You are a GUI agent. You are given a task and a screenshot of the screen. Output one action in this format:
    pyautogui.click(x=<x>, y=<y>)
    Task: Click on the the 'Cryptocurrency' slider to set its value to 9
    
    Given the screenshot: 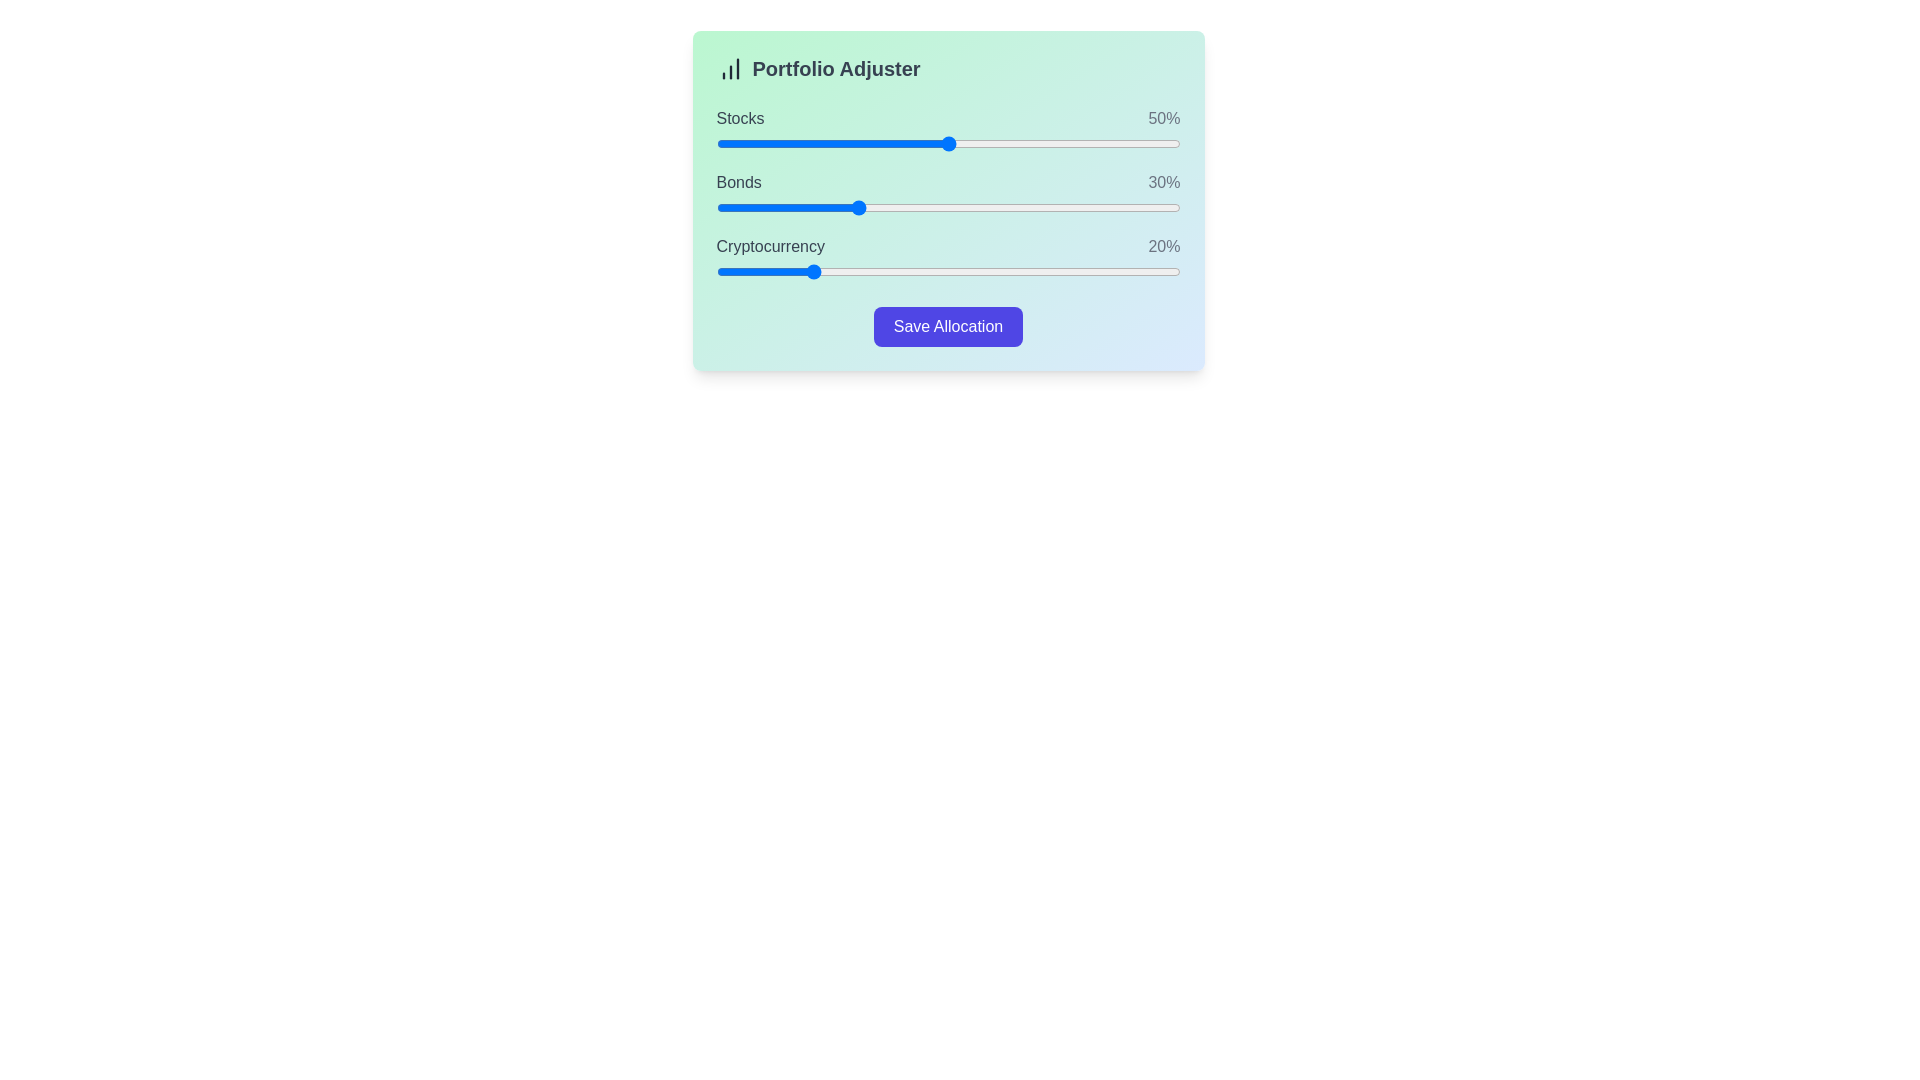 What is the action you would take?
    pyautogui.click(x=757, y=272)
    